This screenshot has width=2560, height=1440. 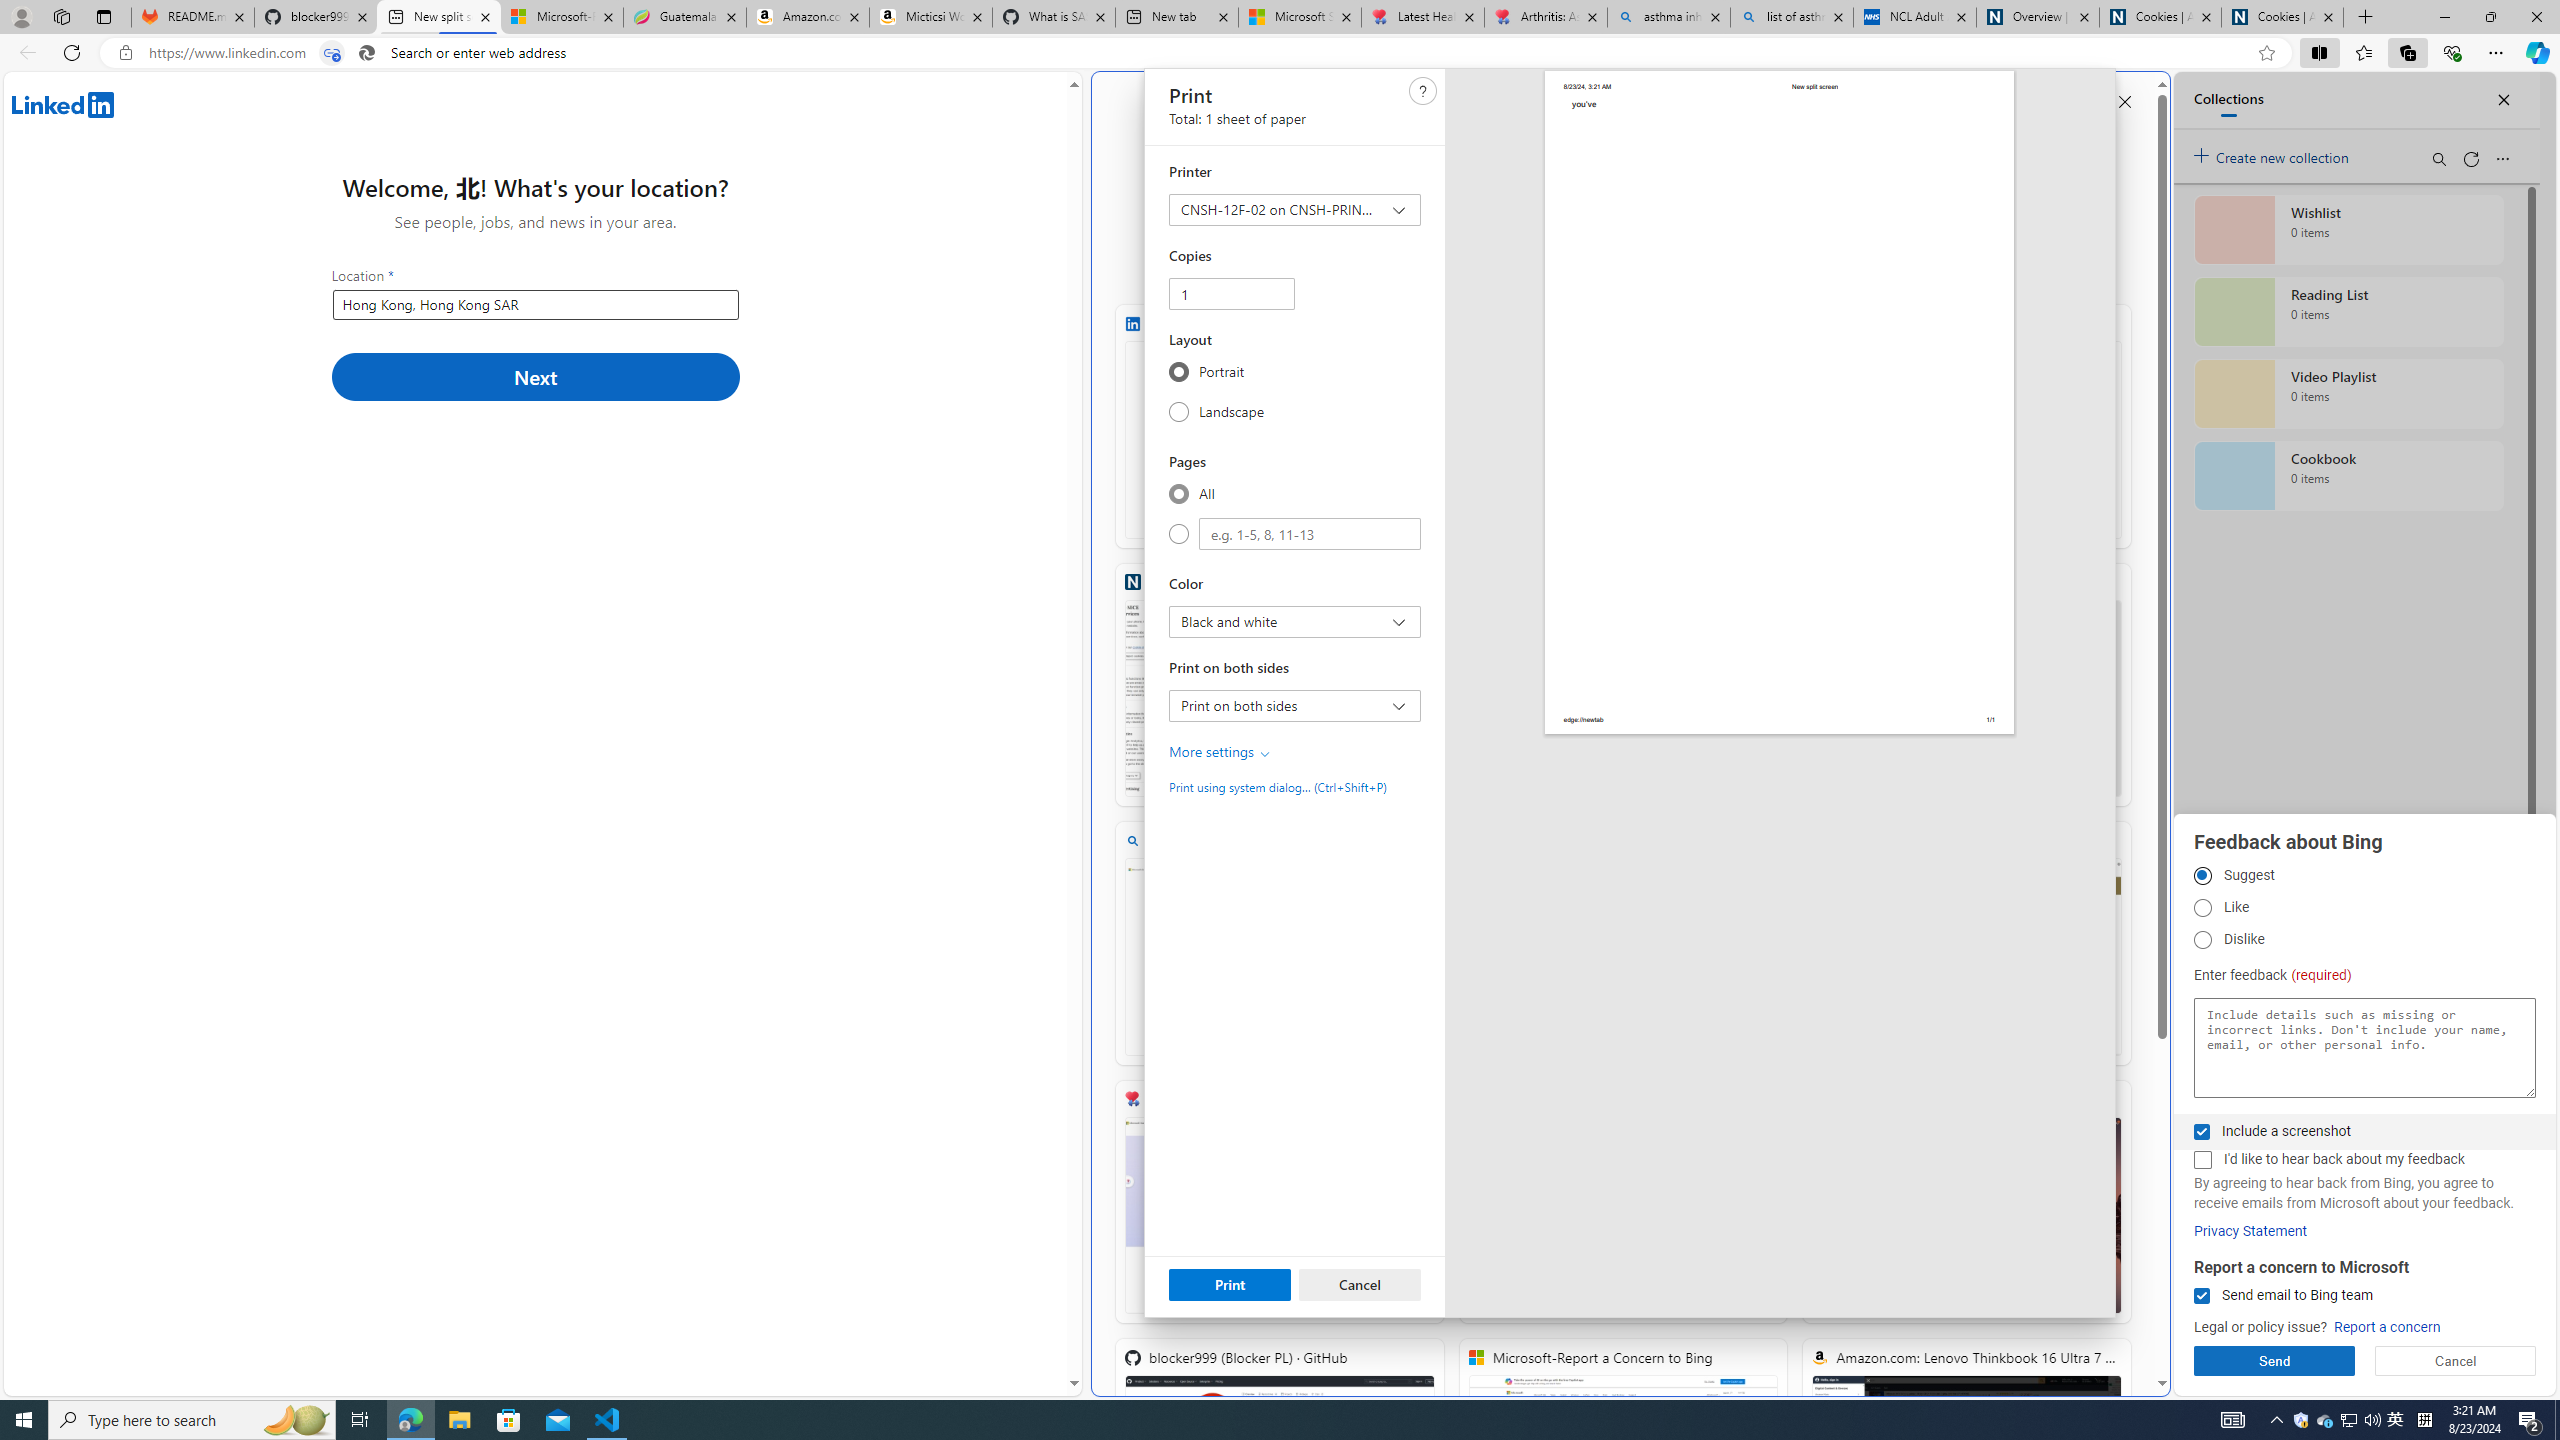 I want to click on 'Cancel', so click(x=1358, y=1283).